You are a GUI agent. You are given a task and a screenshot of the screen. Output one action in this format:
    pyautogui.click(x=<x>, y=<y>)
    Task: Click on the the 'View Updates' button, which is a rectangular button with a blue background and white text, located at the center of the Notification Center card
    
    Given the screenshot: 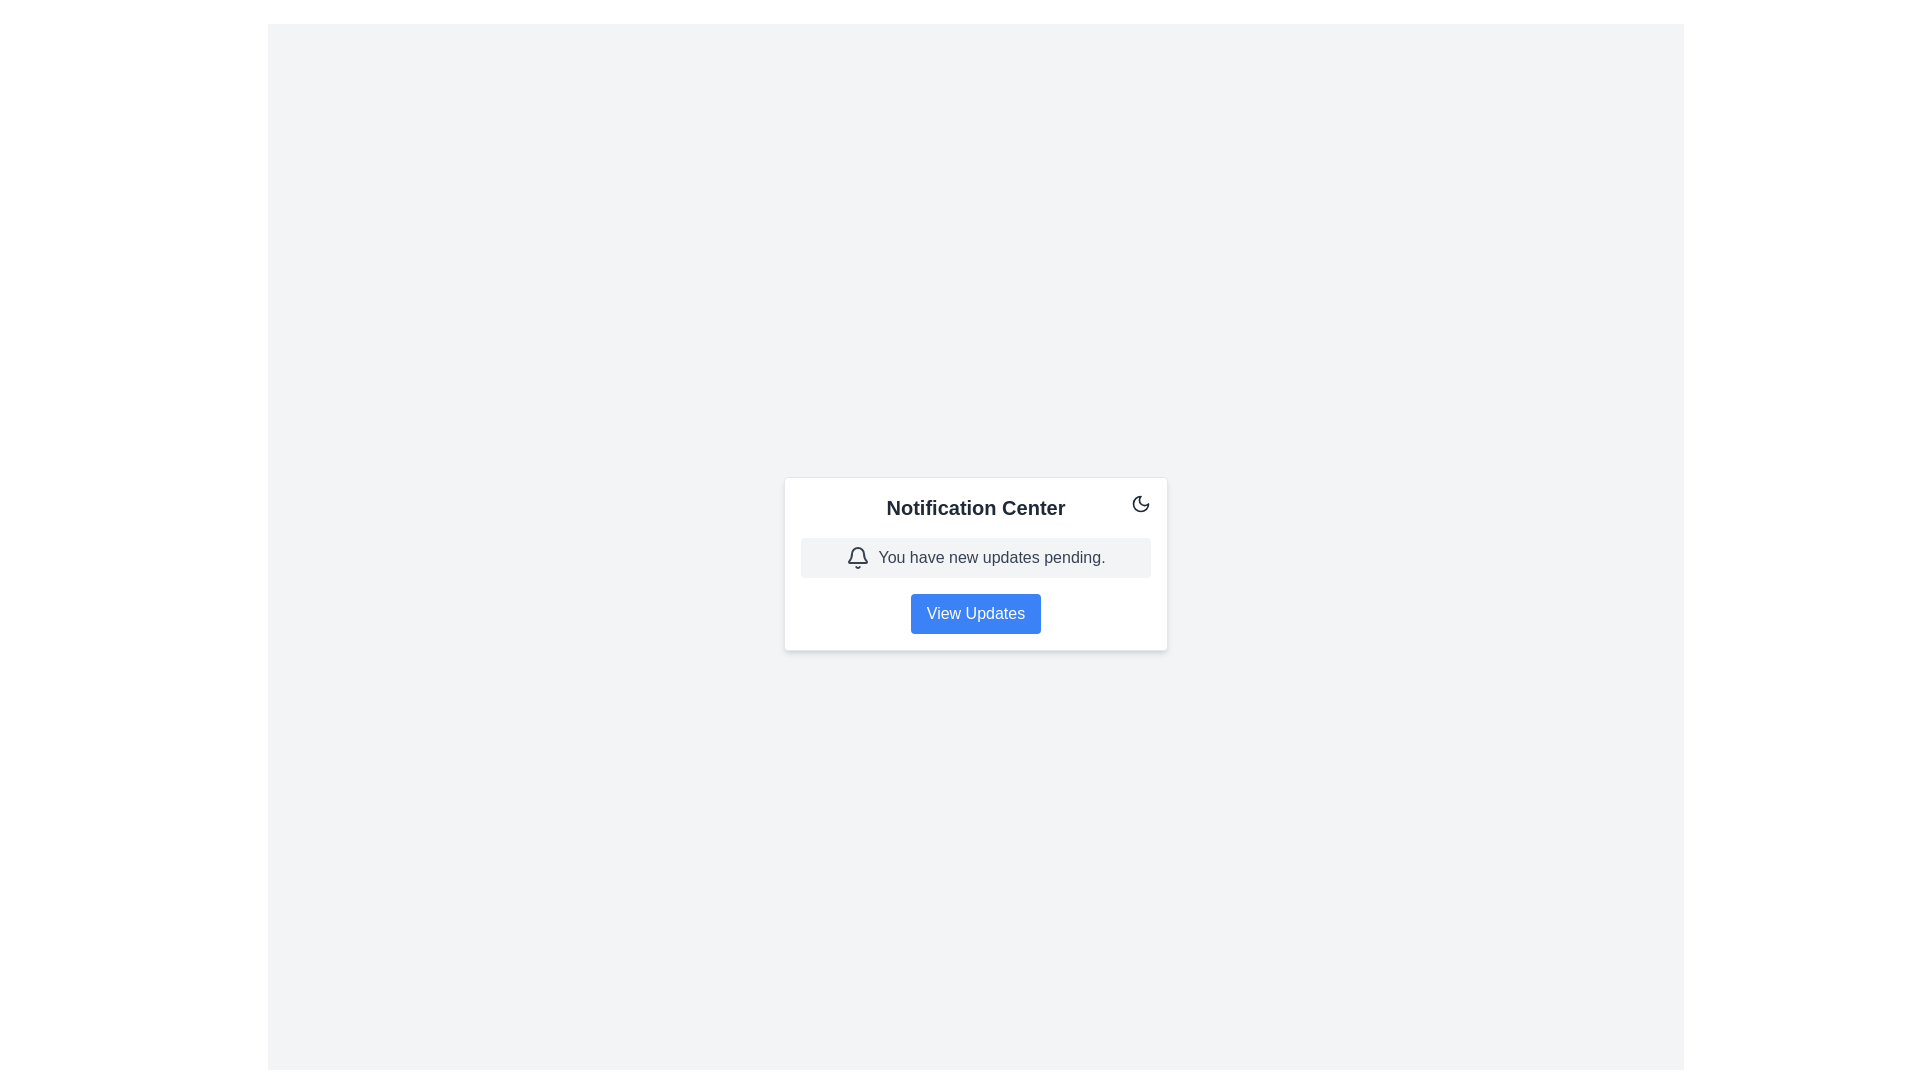 What is the action you would take?
    pyautogui.click(x=975, y=612)
    